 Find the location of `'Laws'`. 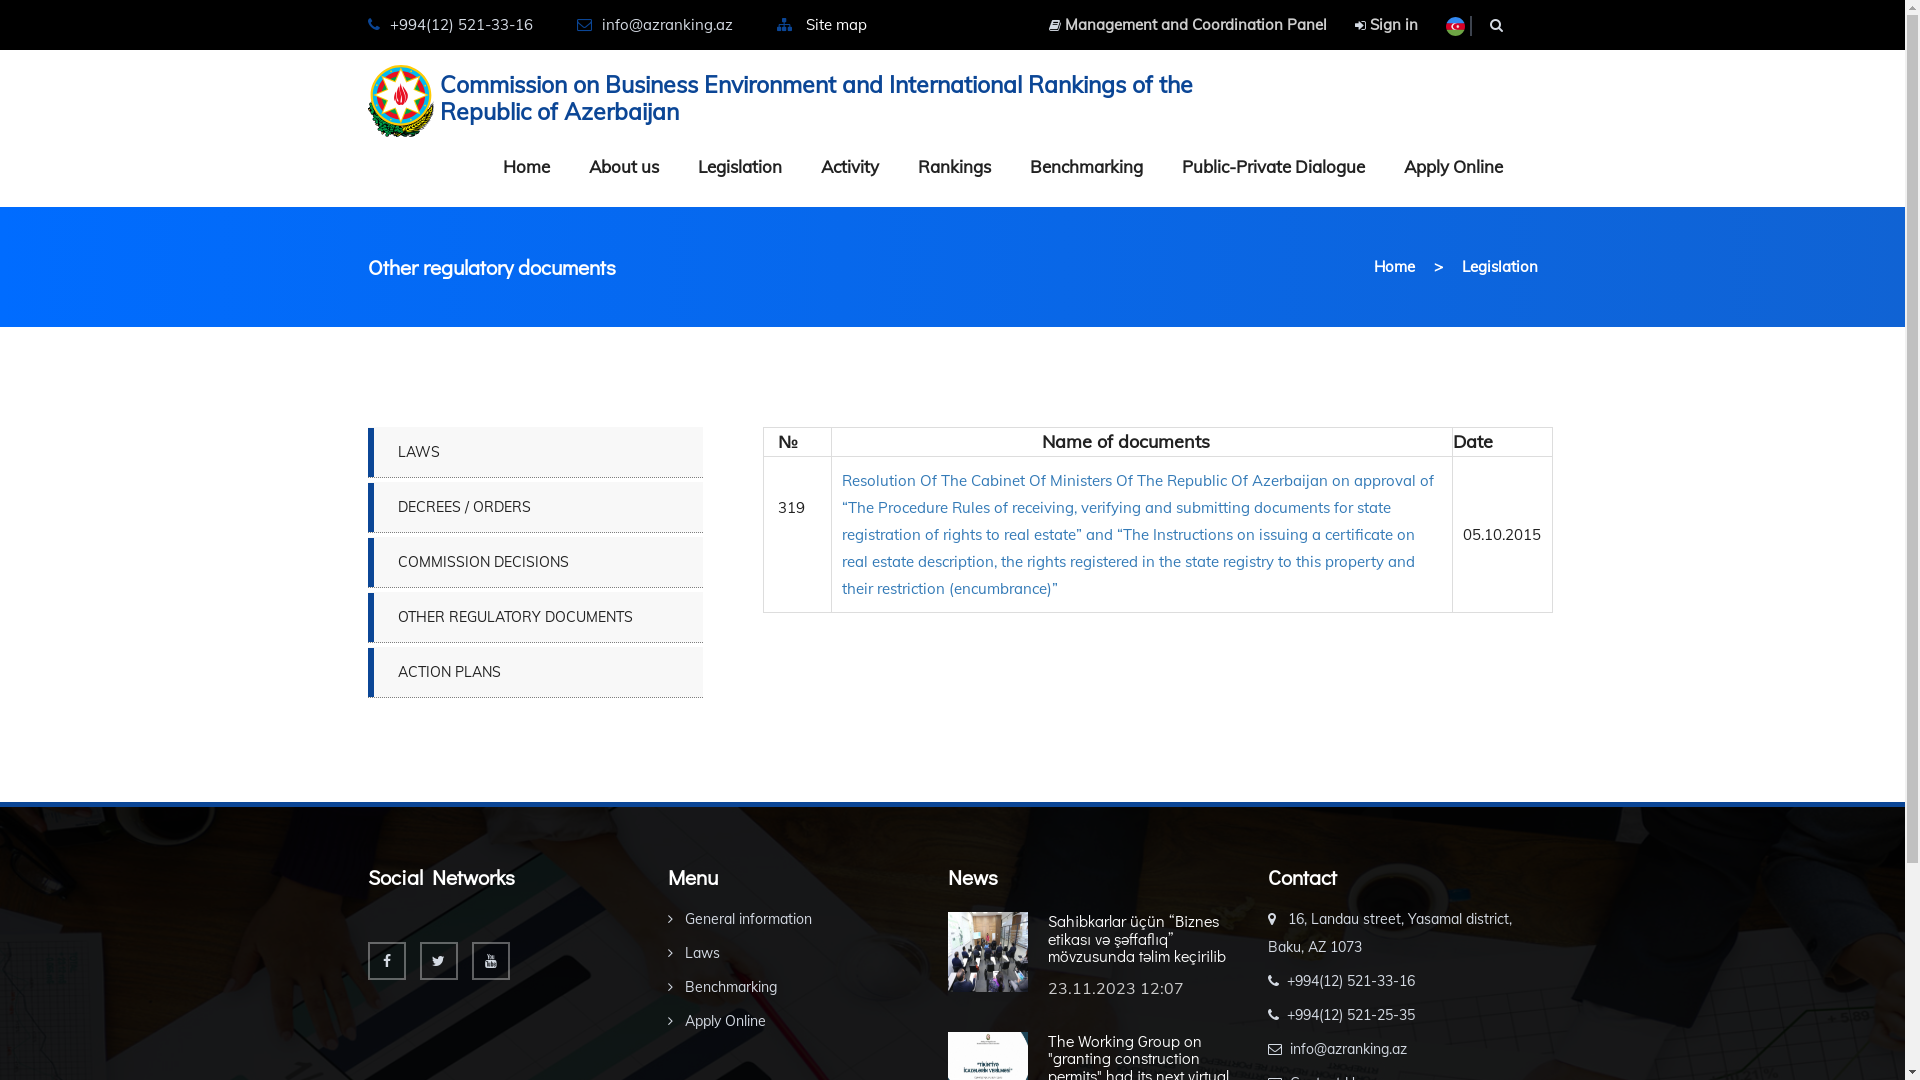

'Laws' is located at coordinates (694, 951).